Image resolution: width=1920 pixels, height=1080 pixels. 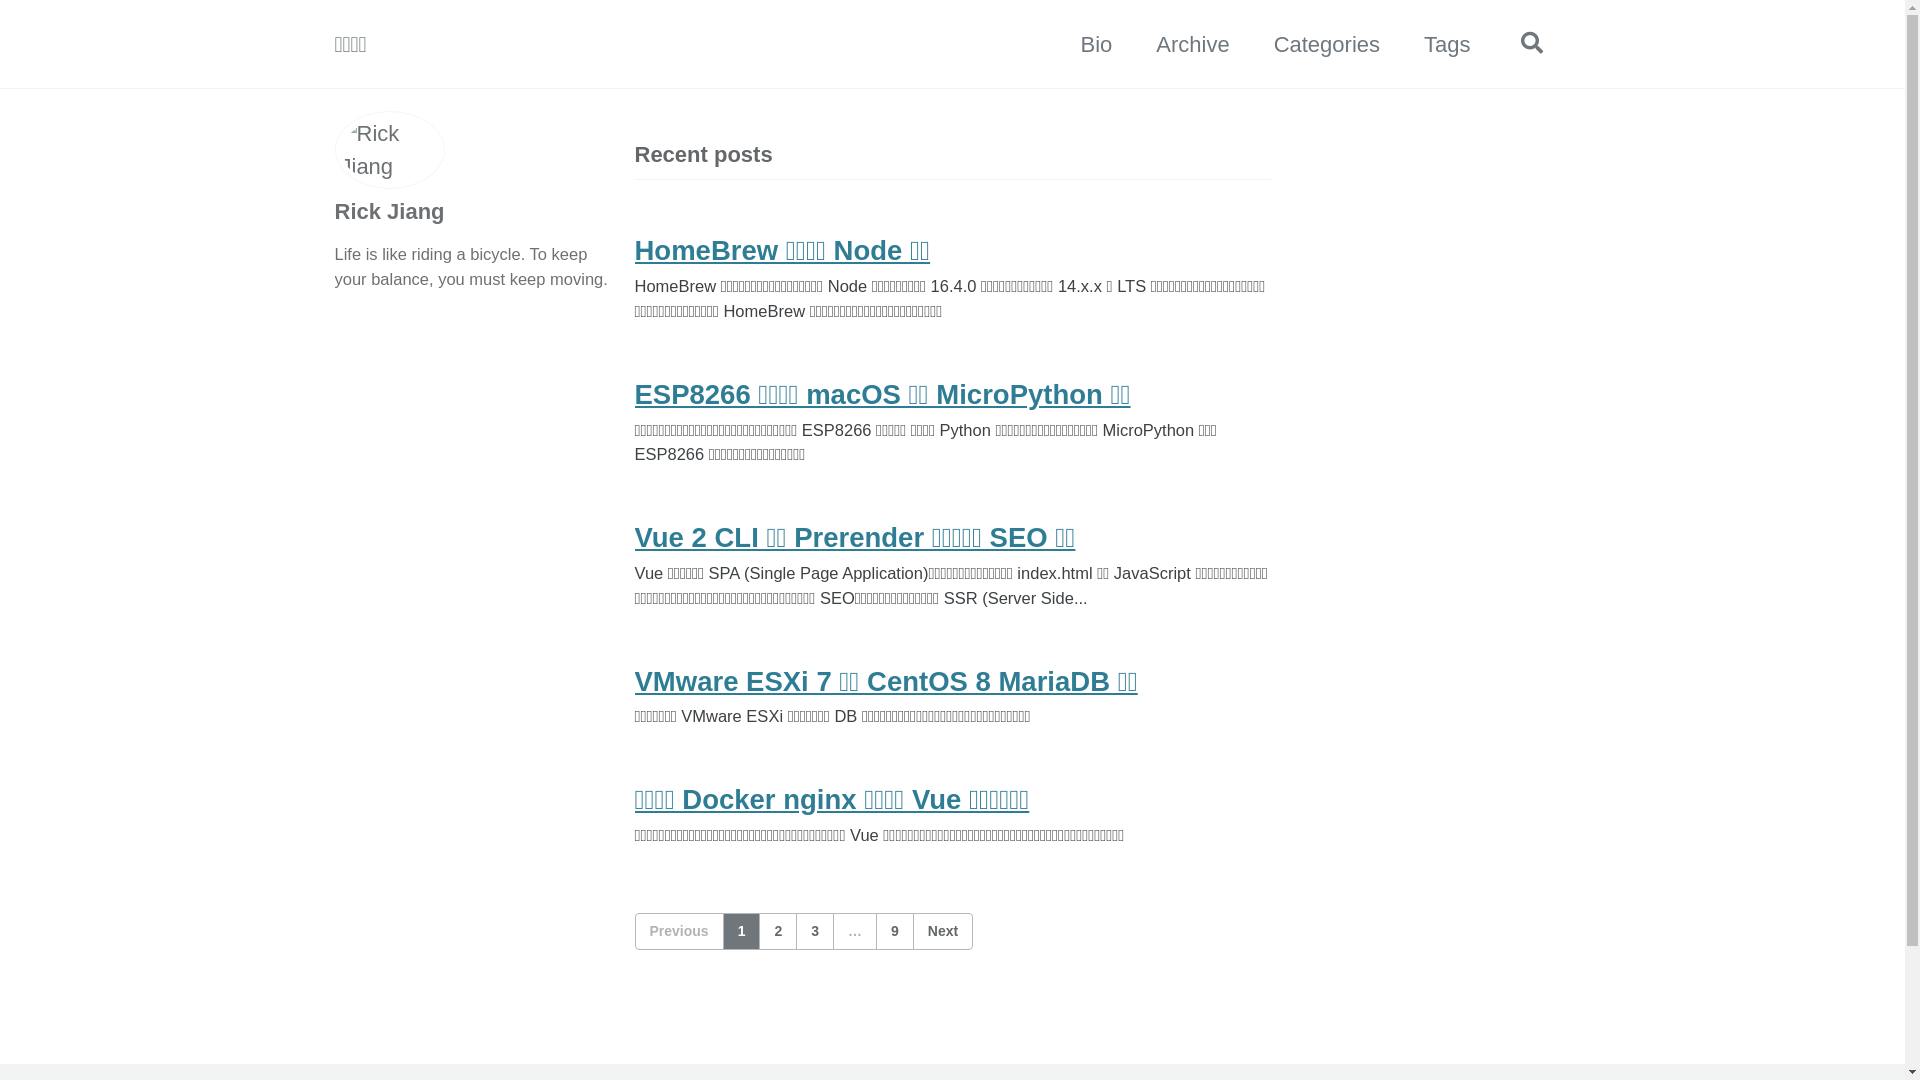 What do you see at coordinates (0, 0) in the screenshot?
I see `'Skip to primary navigation'` at bounding box center [0, 0].